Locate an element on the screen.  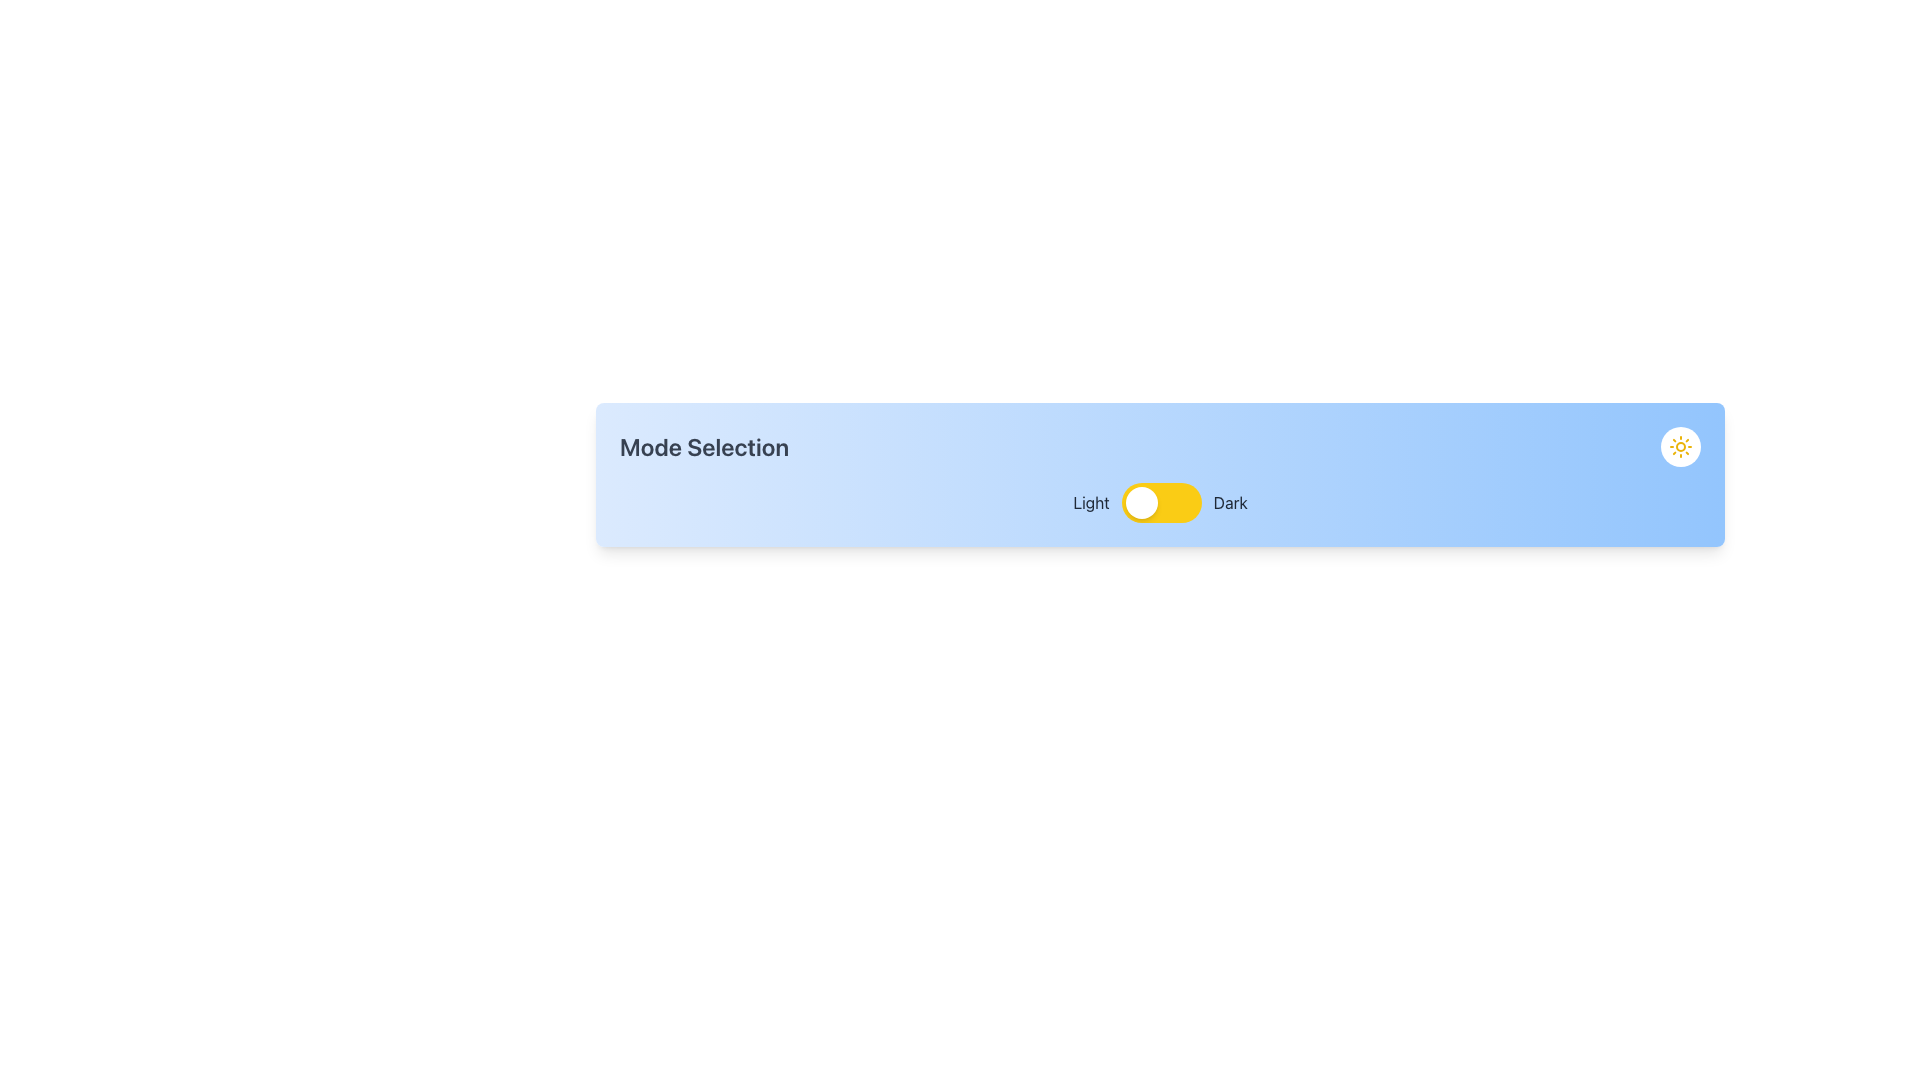
the mode change button located at the far right of the mode selection toolbar to change the mode is located at coordinates (1680, 446).